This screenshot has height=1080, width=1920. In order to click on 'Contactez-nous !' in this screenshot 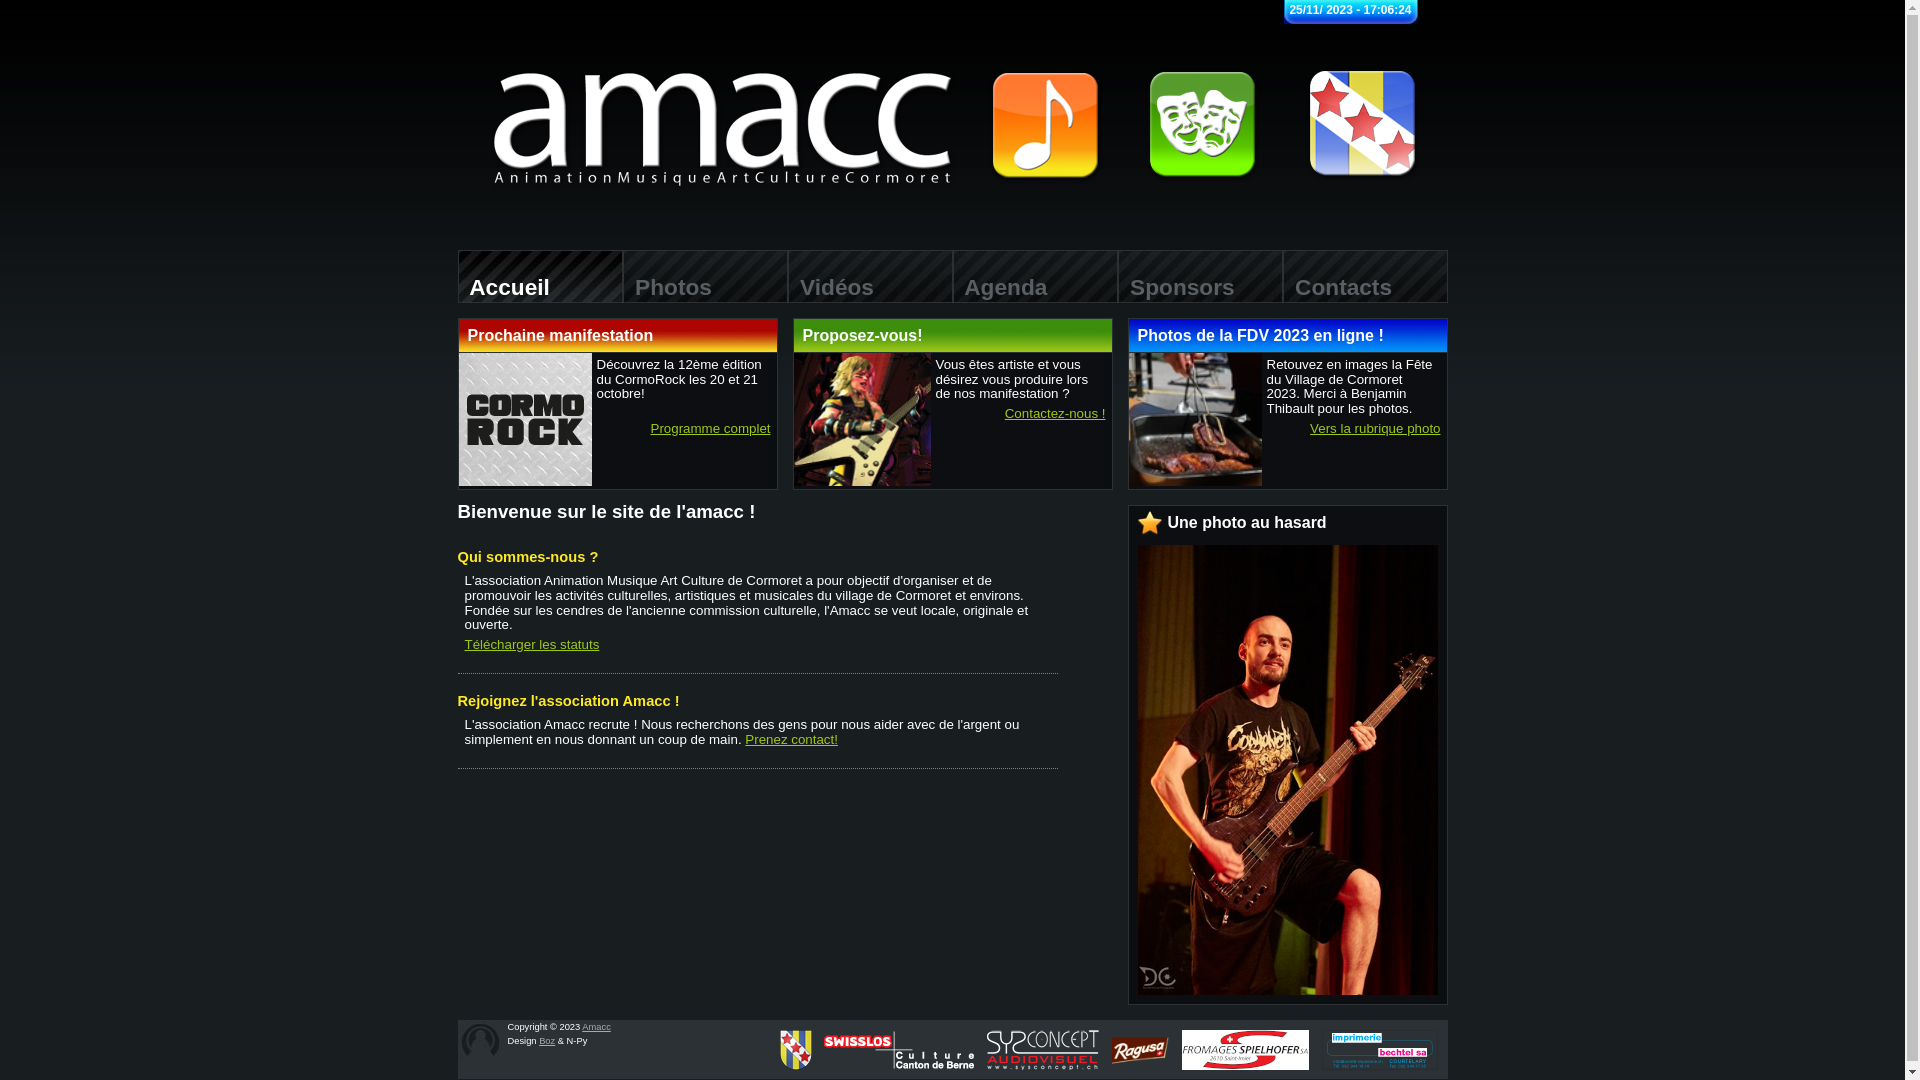, I will do `click(1054, 413)`.